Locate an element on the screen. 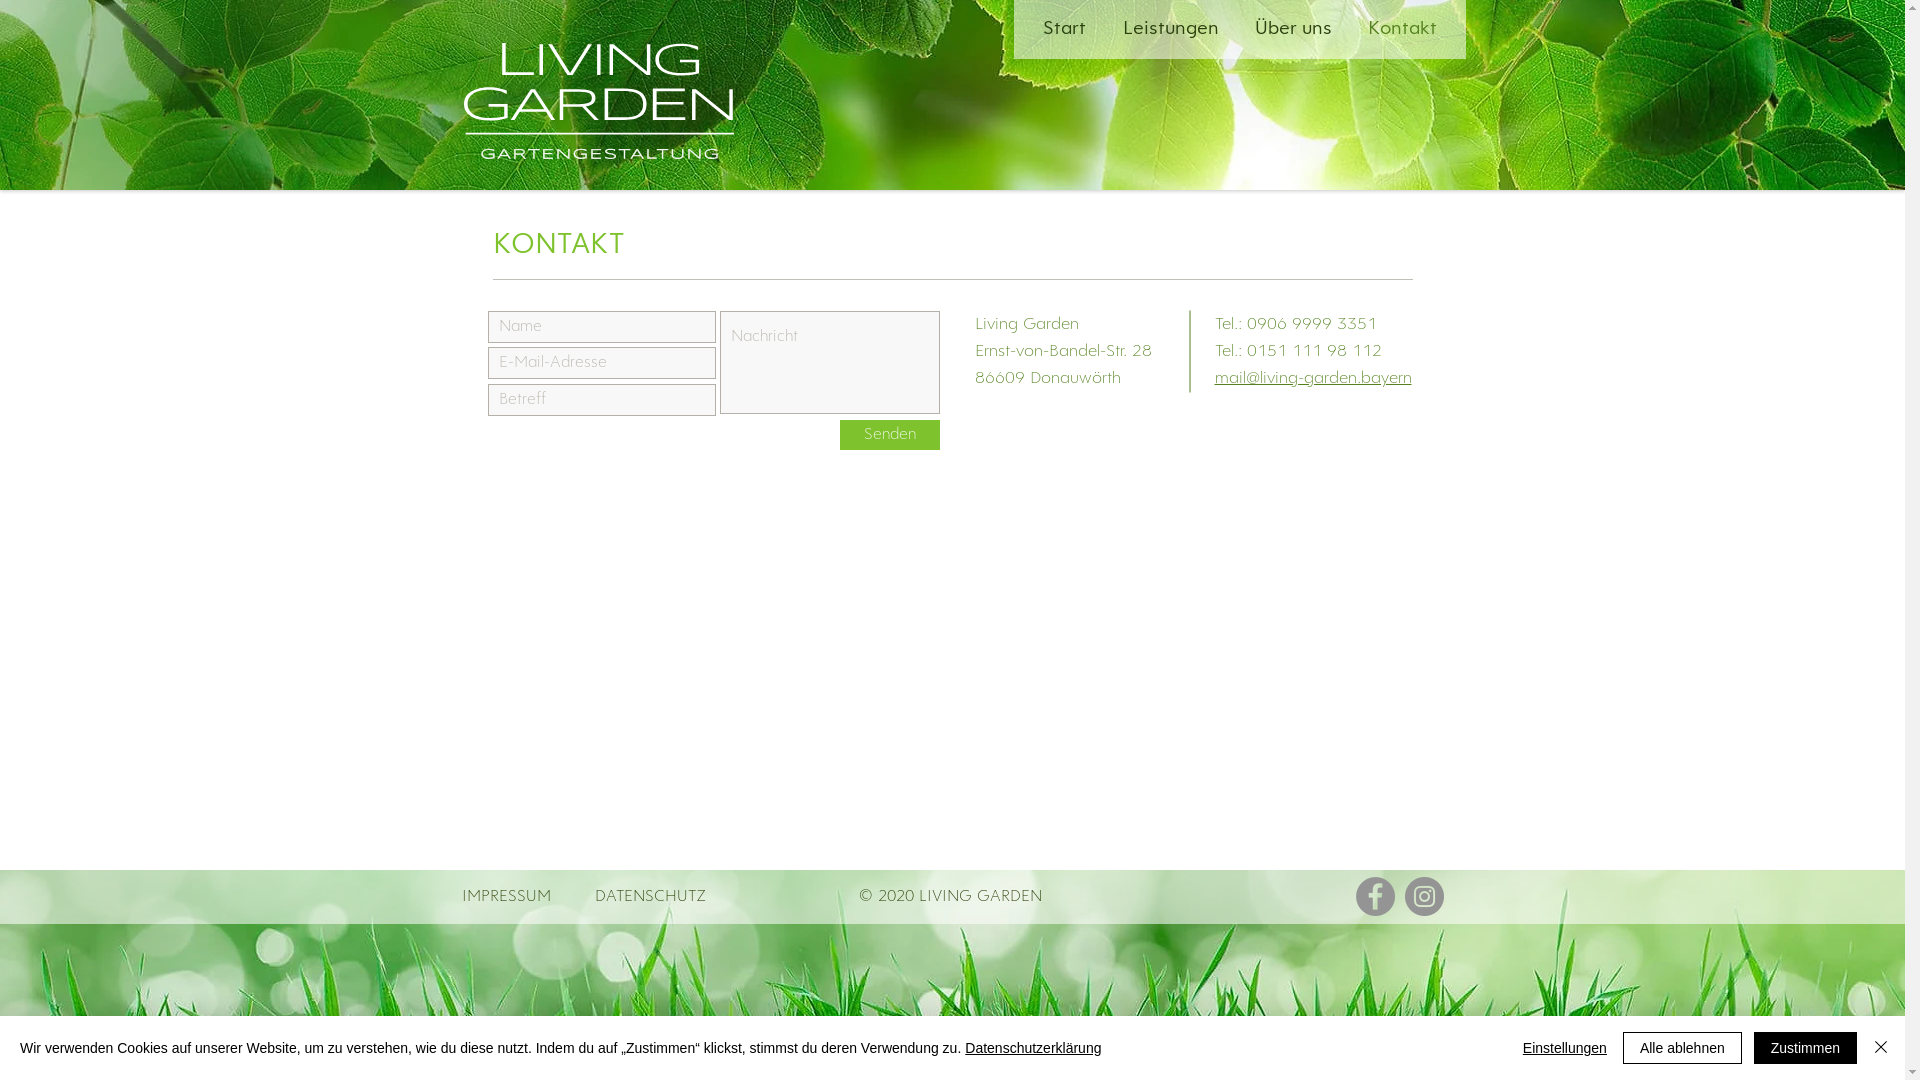 Image resolution: width=1920 pixels, height=1080 pixels. 'Start' is located at coordinates (1027, 29).